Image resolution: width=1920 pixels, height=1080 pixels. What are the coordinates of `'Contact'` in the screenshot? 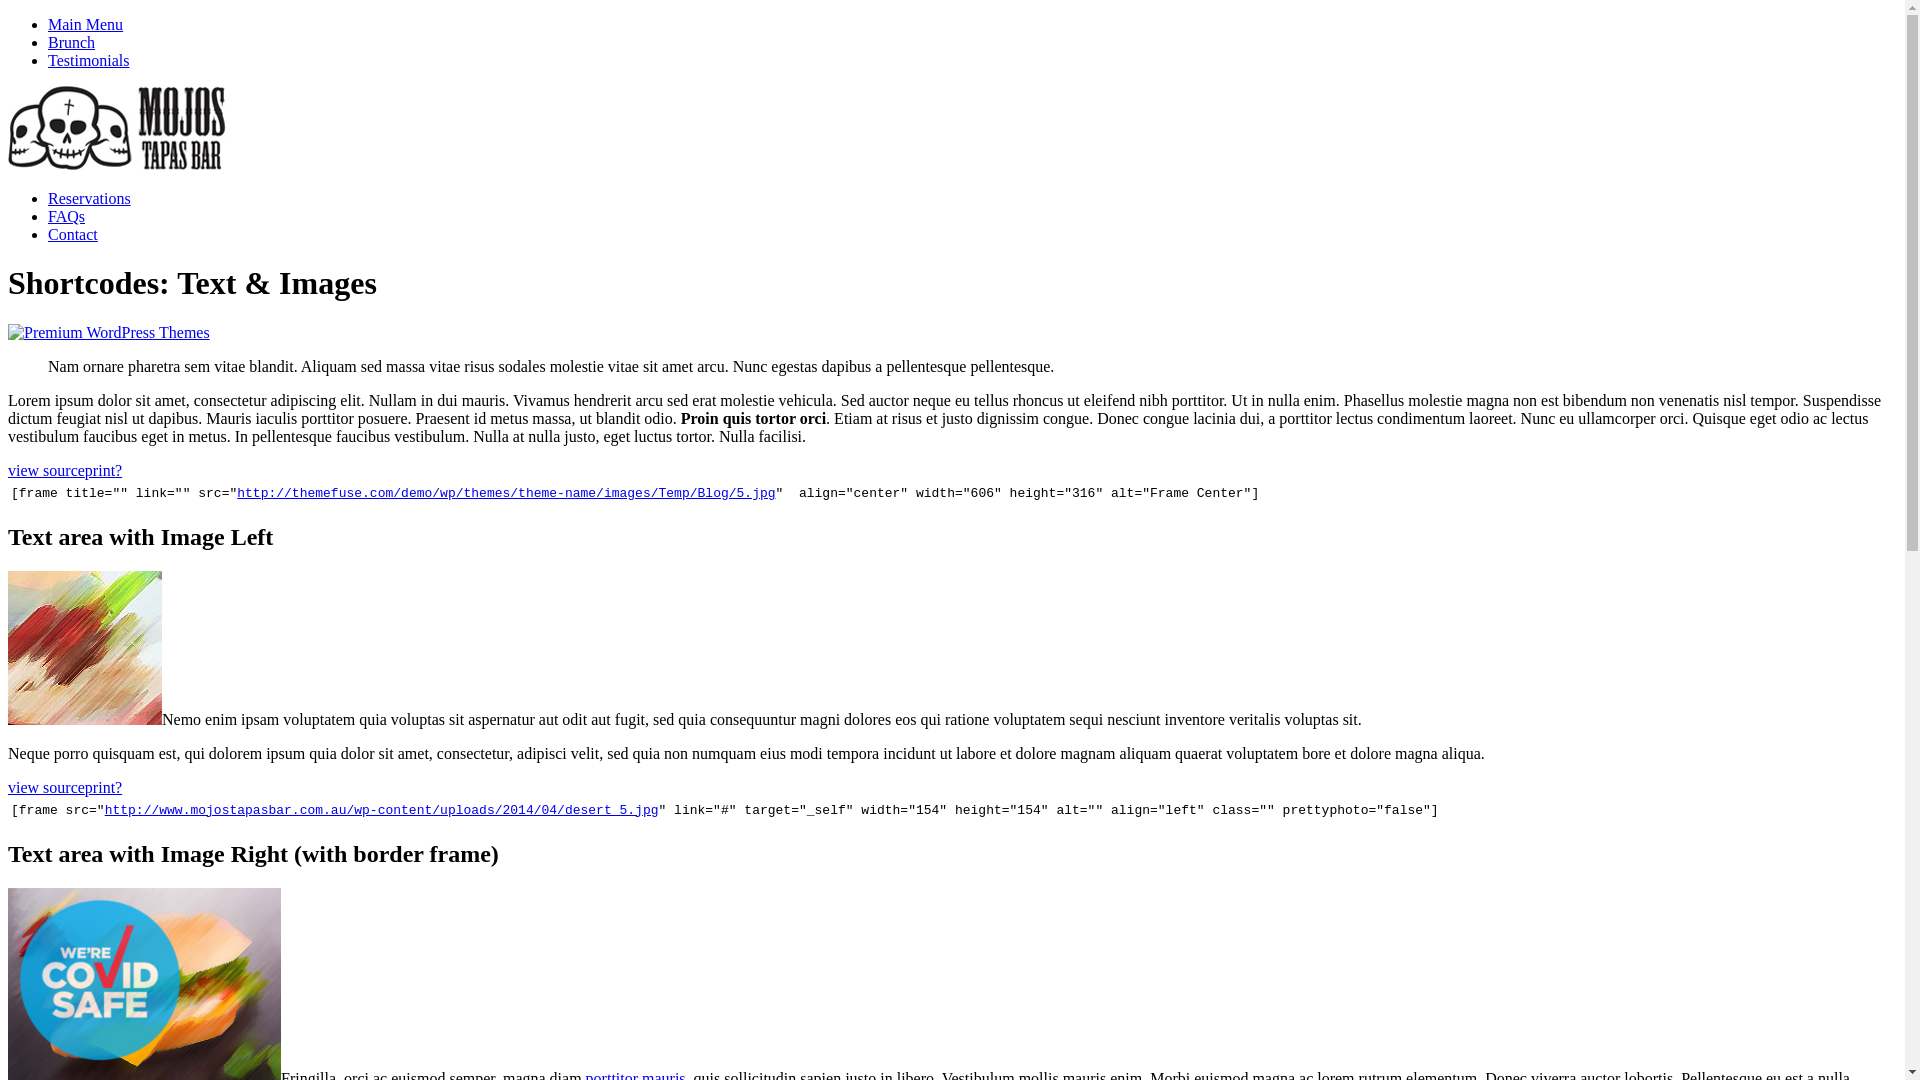 It's located at (48, 233).